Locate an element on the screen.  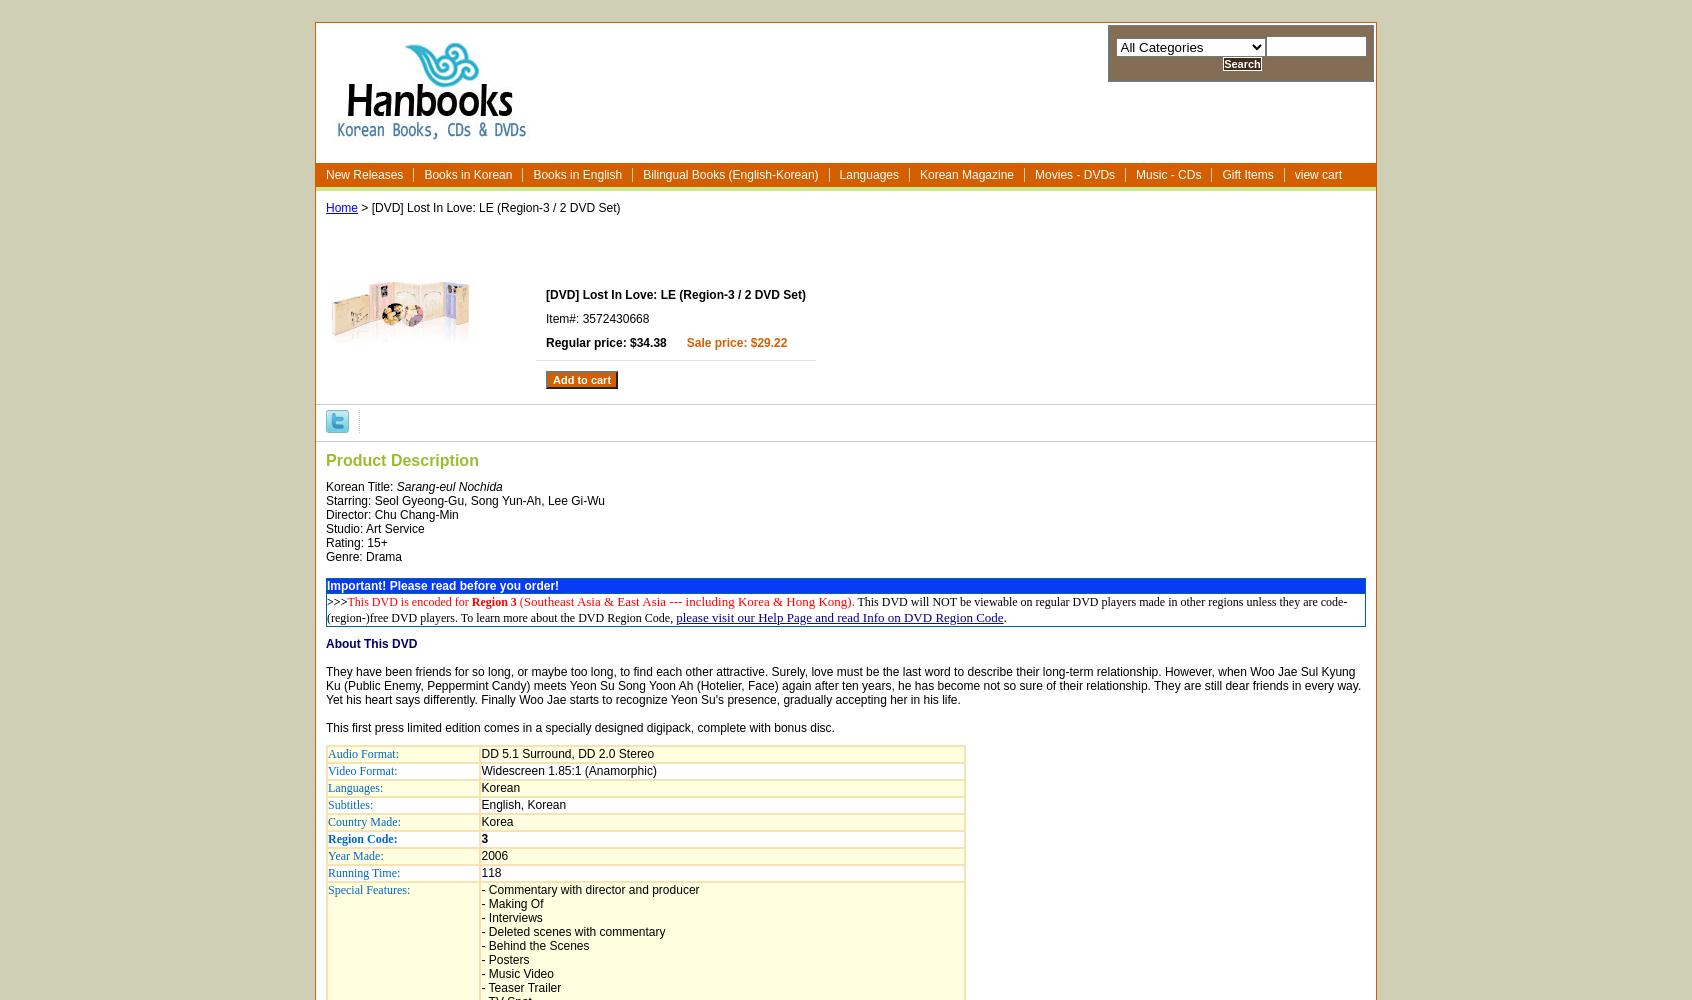
'Movies - DVDs' is located at coordinates (1074, 175).